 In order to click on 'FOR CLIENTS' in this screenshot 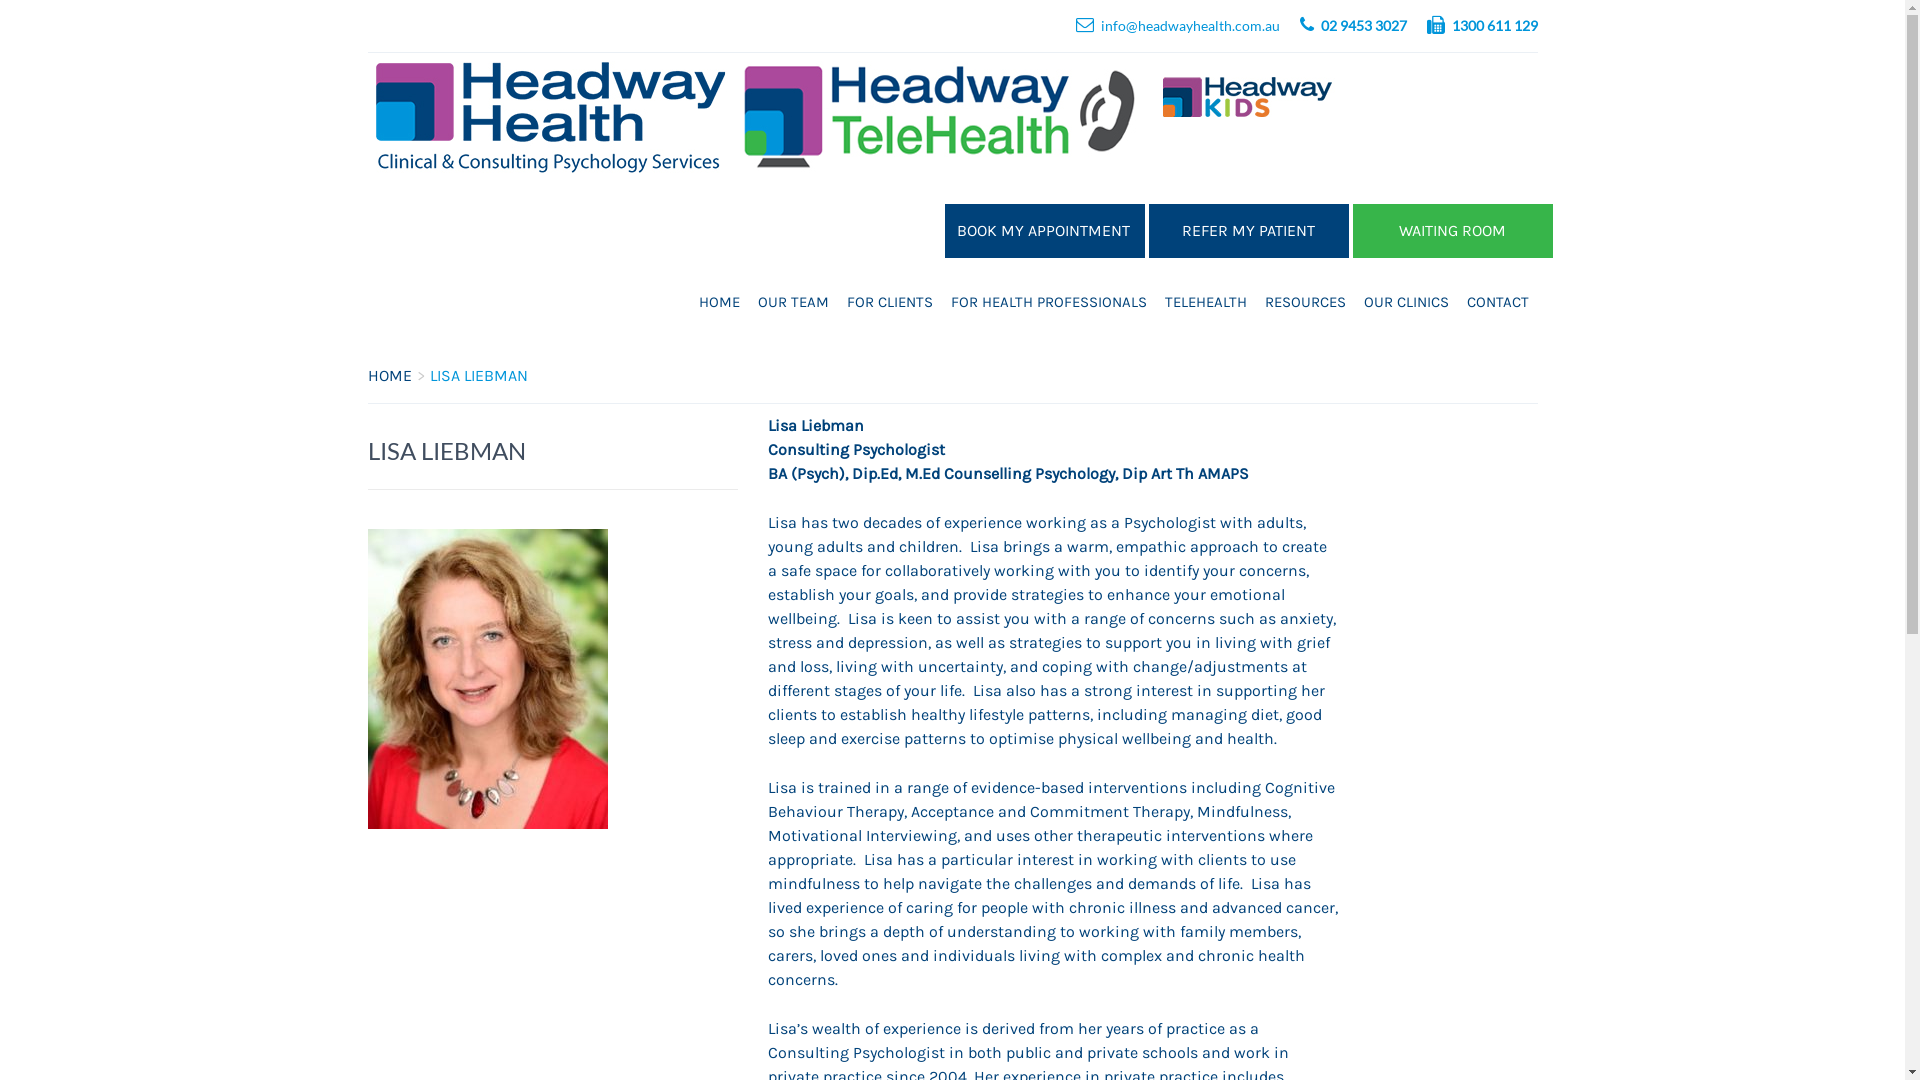, I will do `click(888, 301)`.